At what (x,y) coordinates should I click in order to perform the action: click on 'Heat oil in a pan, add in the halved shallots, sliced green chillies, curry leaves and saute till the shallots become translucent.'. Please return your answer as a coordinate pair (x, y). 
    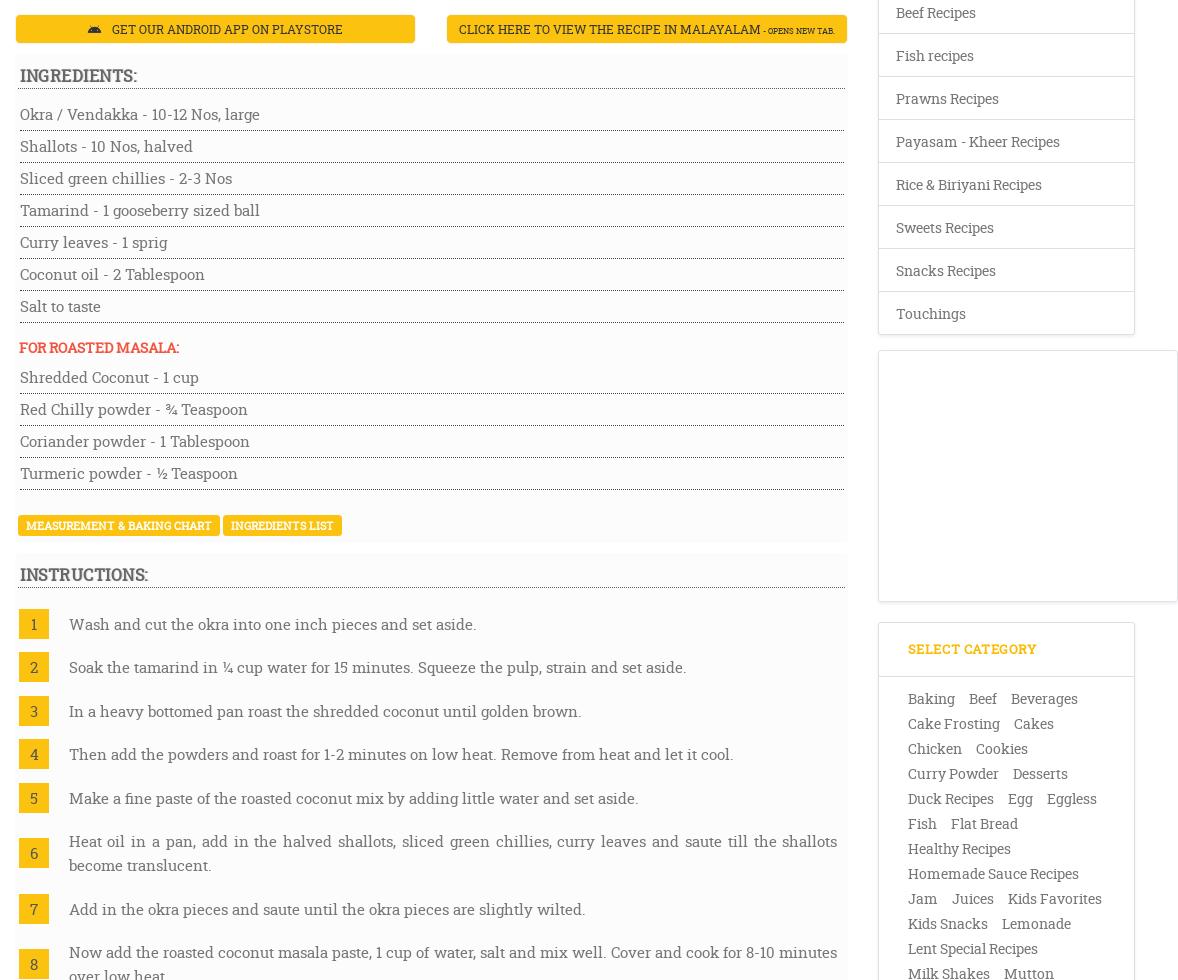
    Looking at the image, I should click on (66, 852).